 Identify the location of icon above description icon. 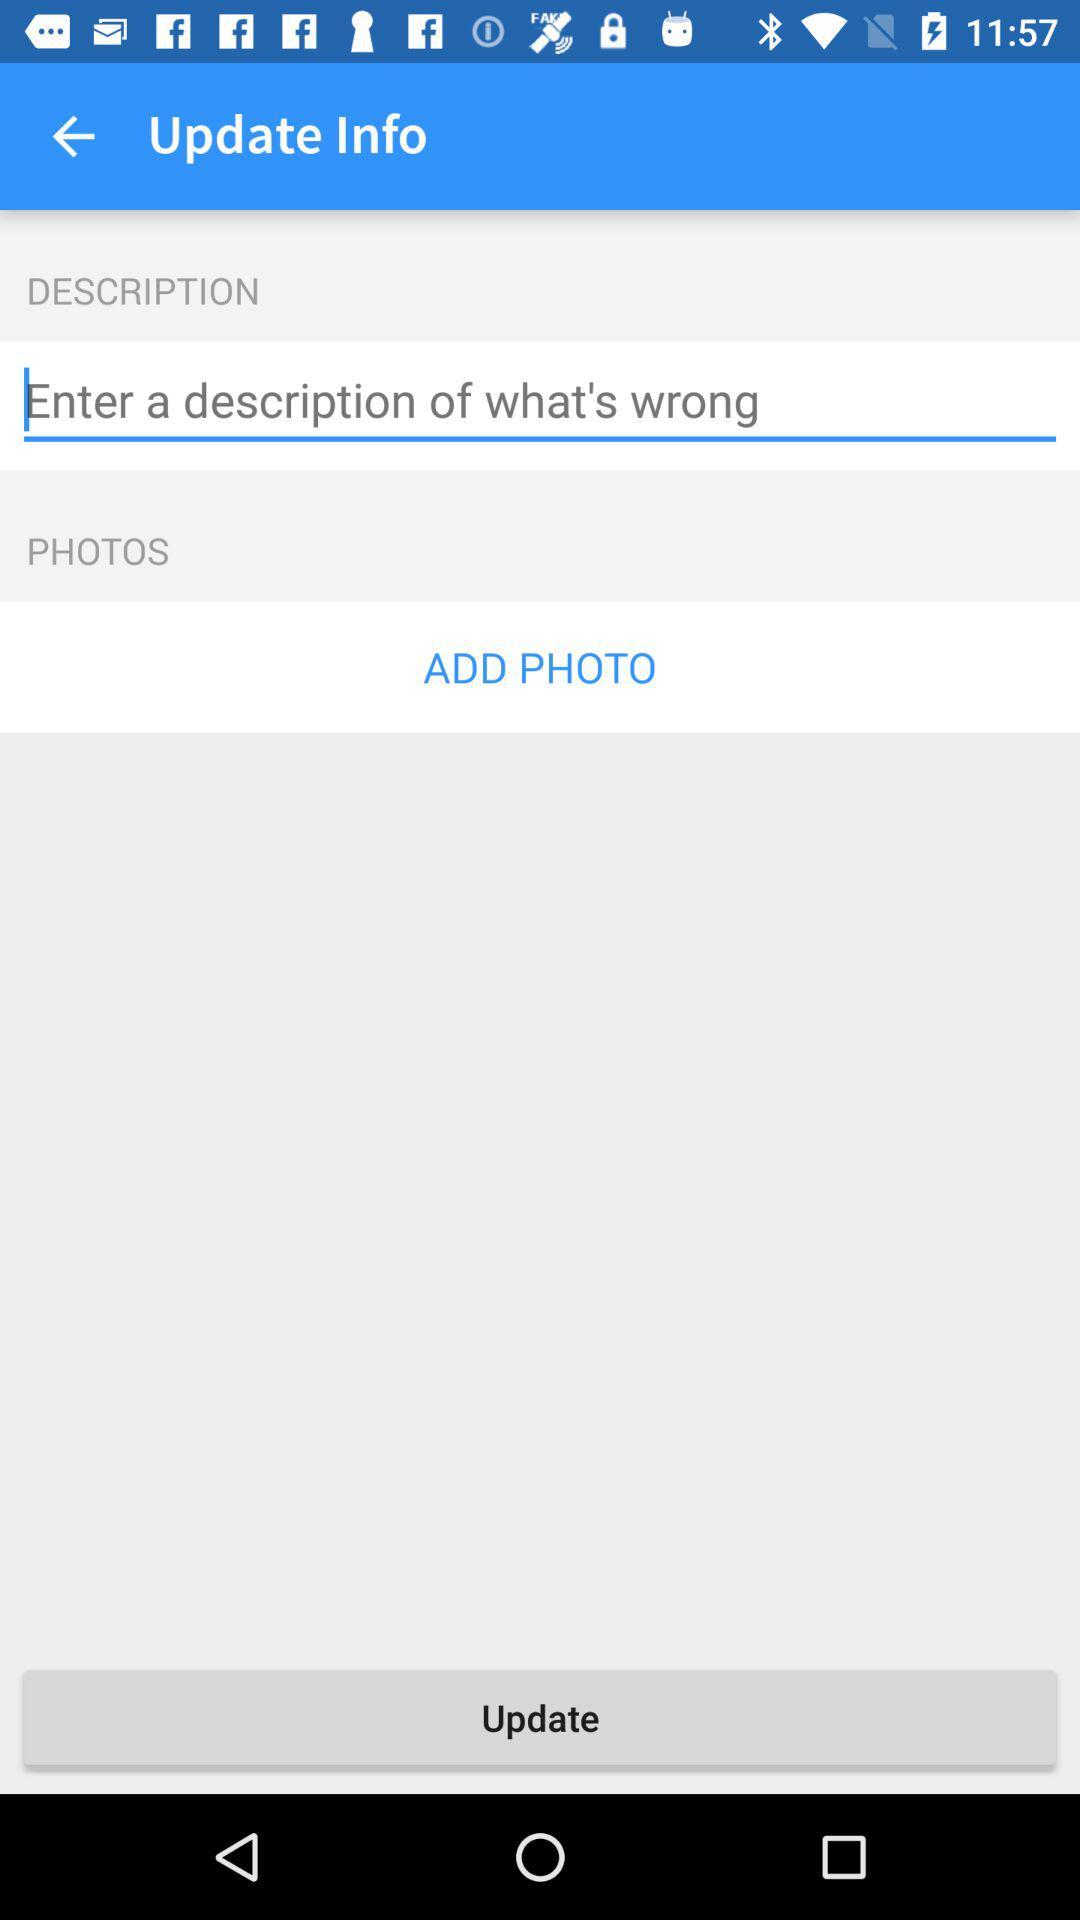
(72, 135).